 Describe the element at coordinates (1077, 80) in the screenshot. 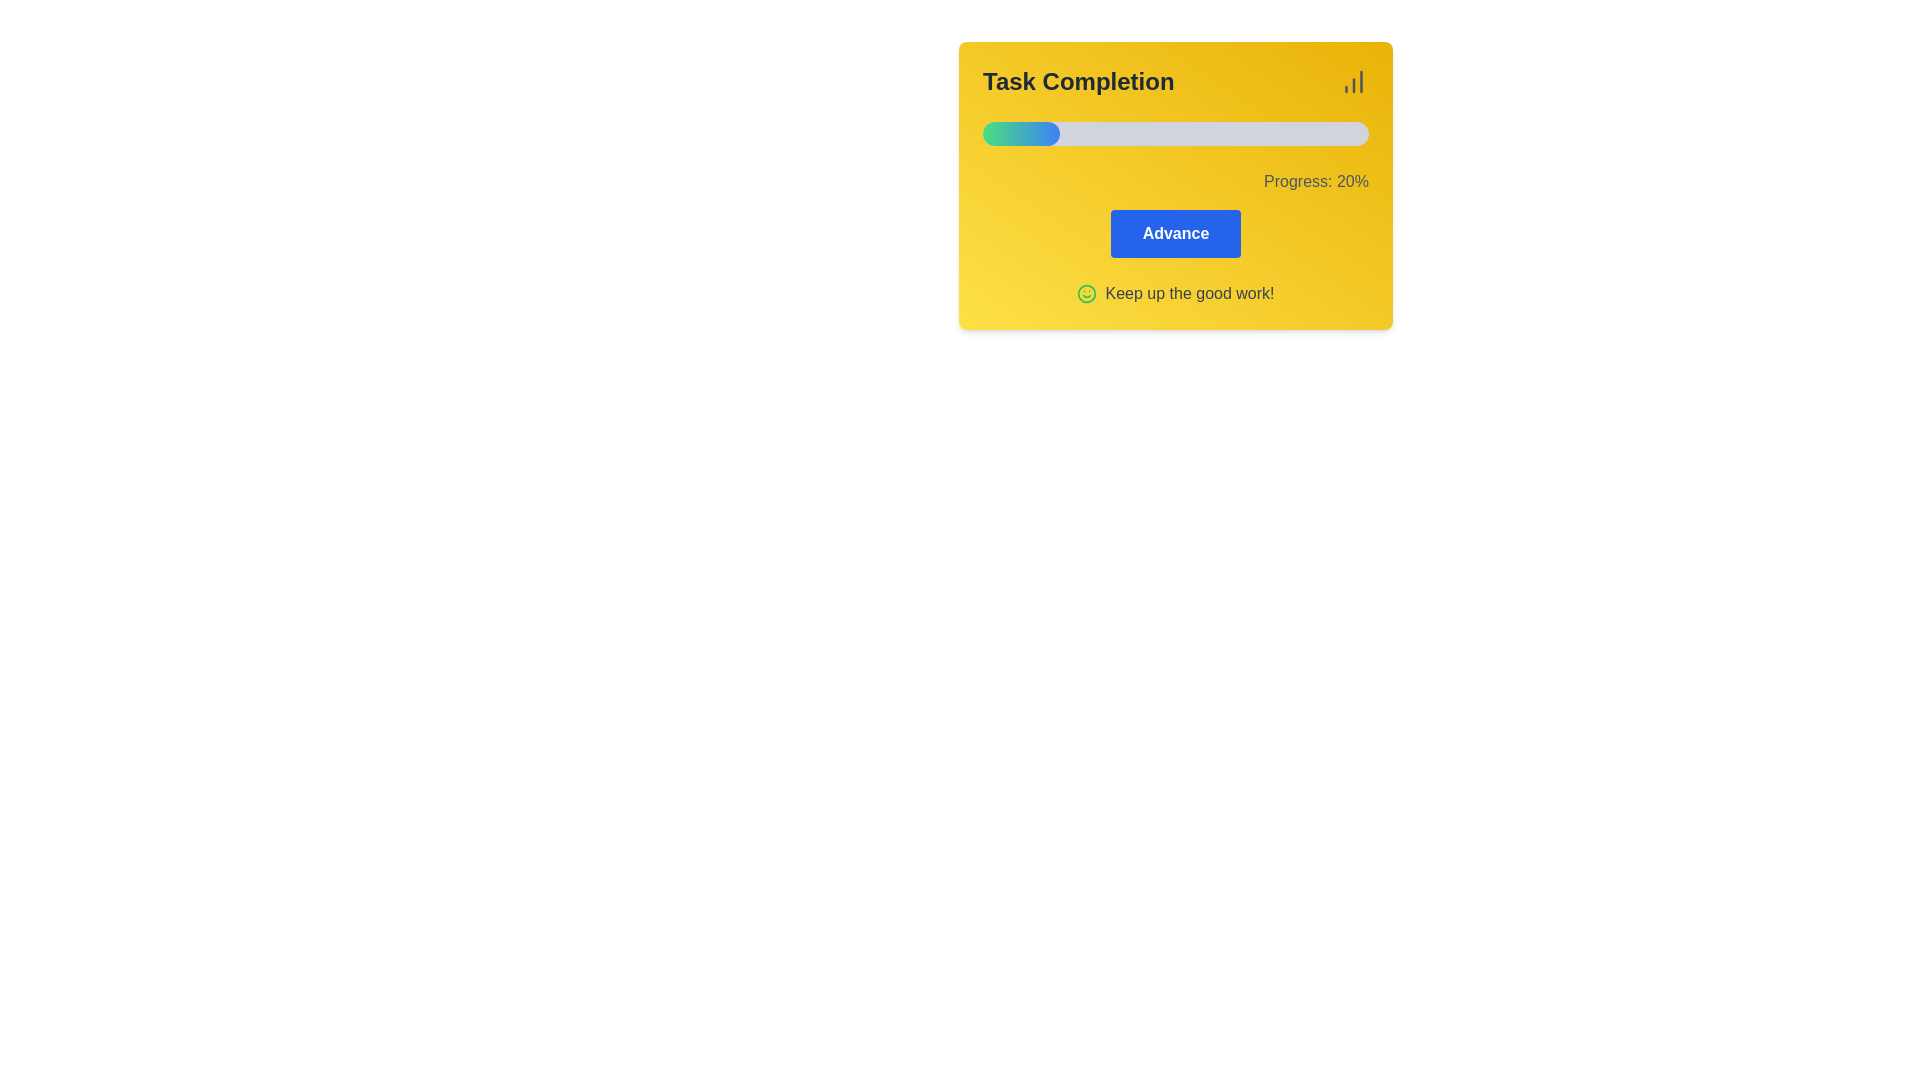

I see `the bold text label displaying 'Task Completion' which is prominently styled in grayish-black against a bright yellow background, located in the upper-left corner of its panel` at that location.